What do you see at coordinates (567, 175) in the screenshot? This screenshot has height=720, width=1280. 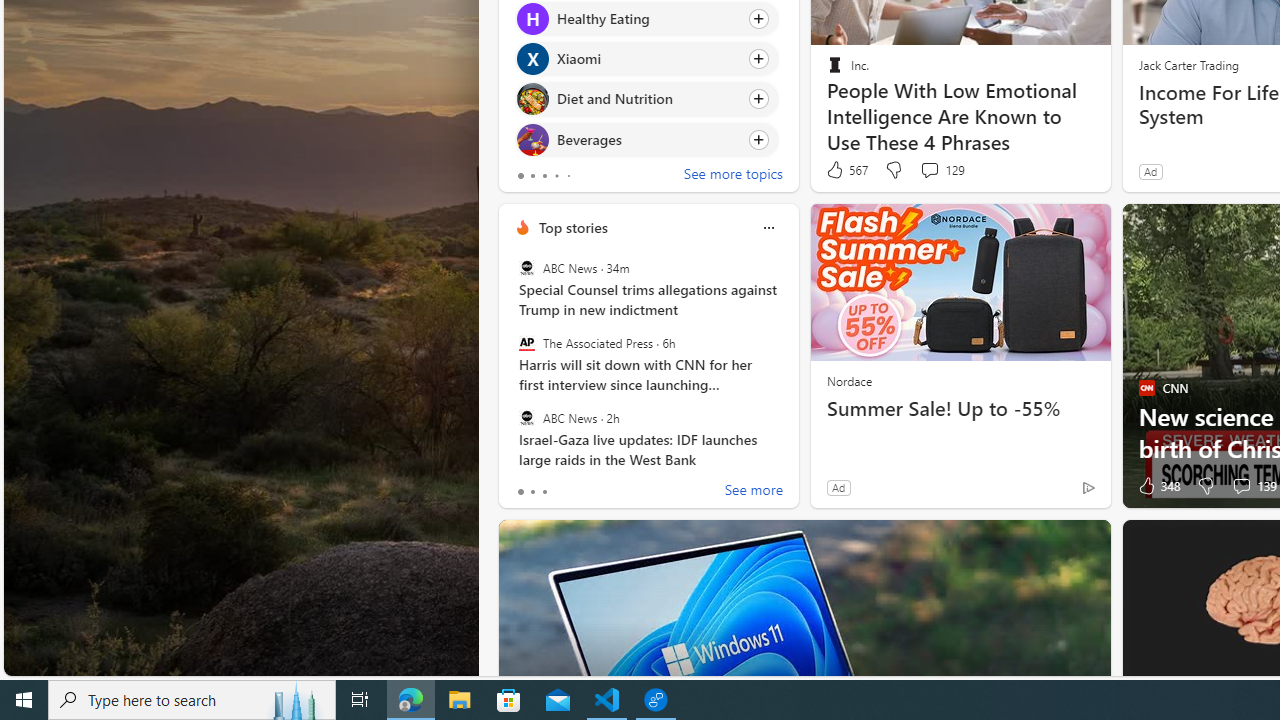 I see `'tab-4'` at bounding box center [567, 175].